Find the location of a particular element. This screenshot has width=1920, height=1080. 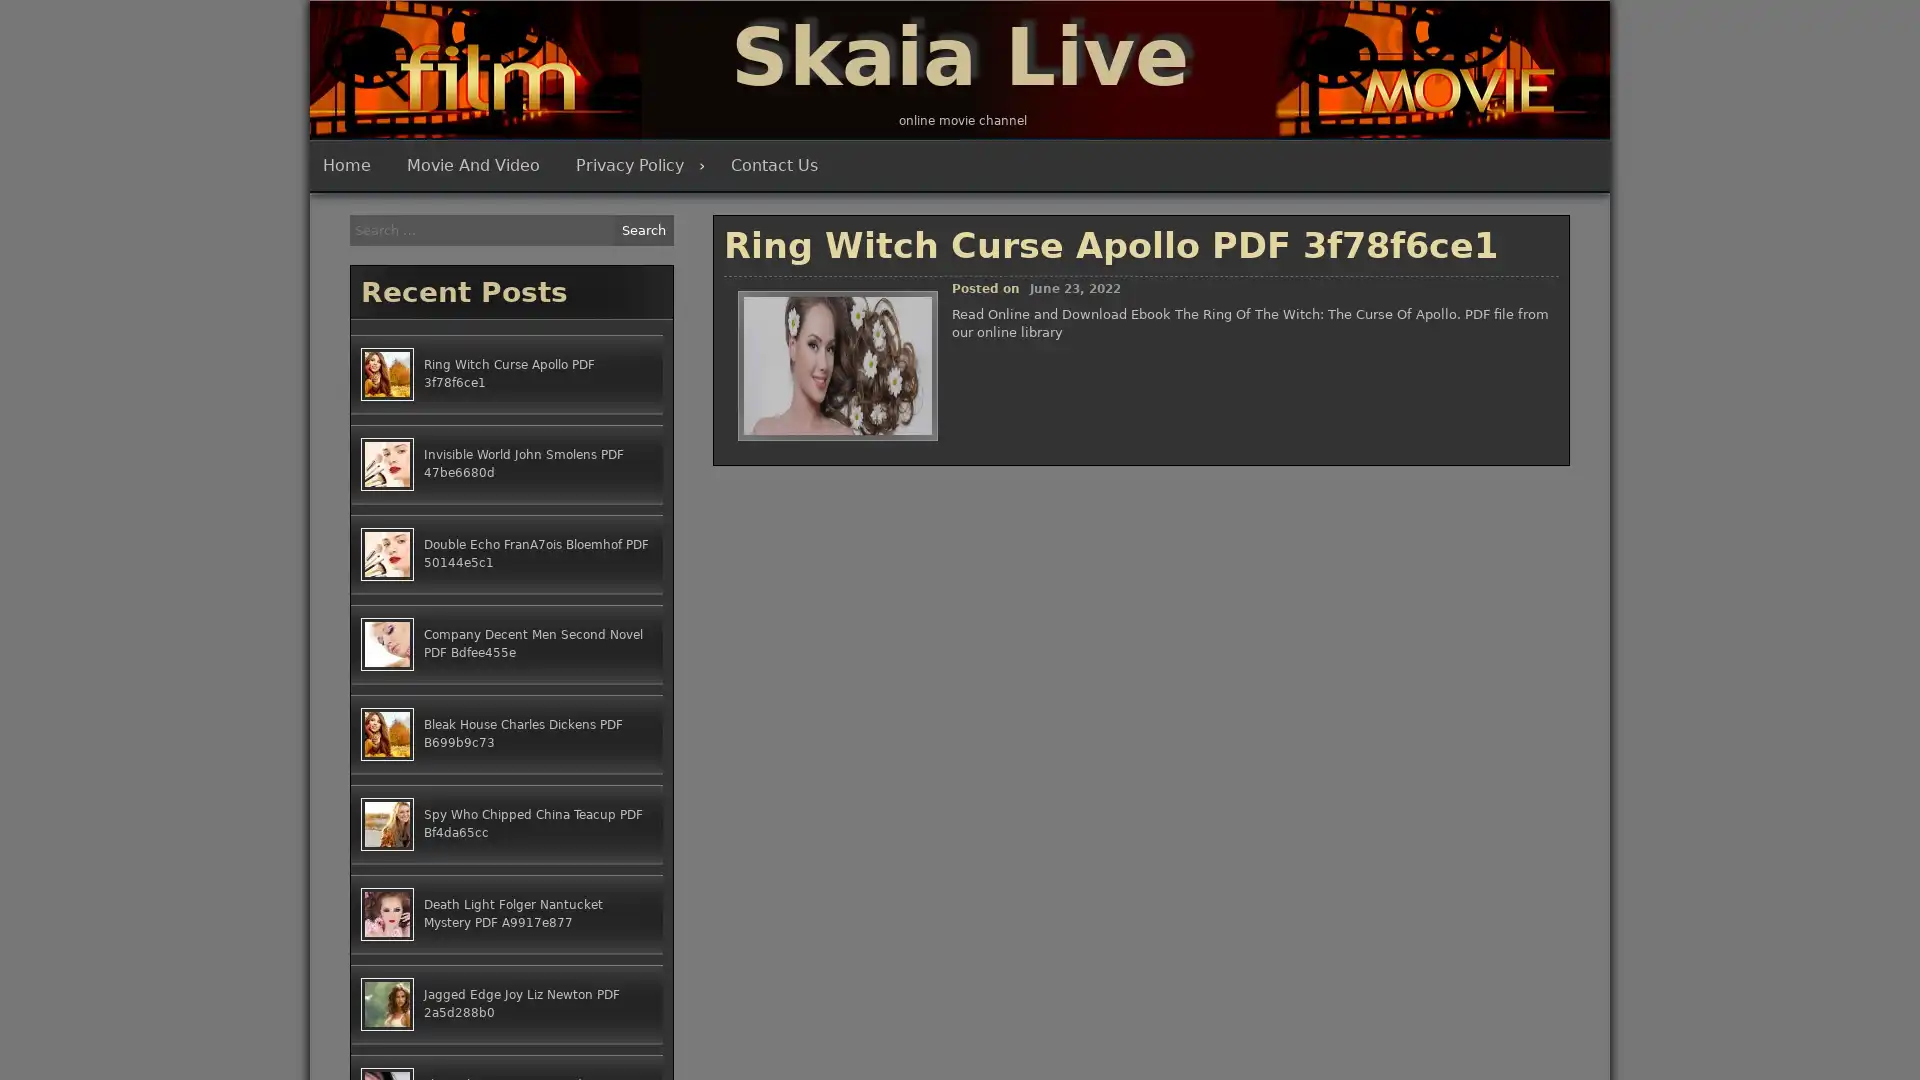

Search is located at coordinates (643, 229).